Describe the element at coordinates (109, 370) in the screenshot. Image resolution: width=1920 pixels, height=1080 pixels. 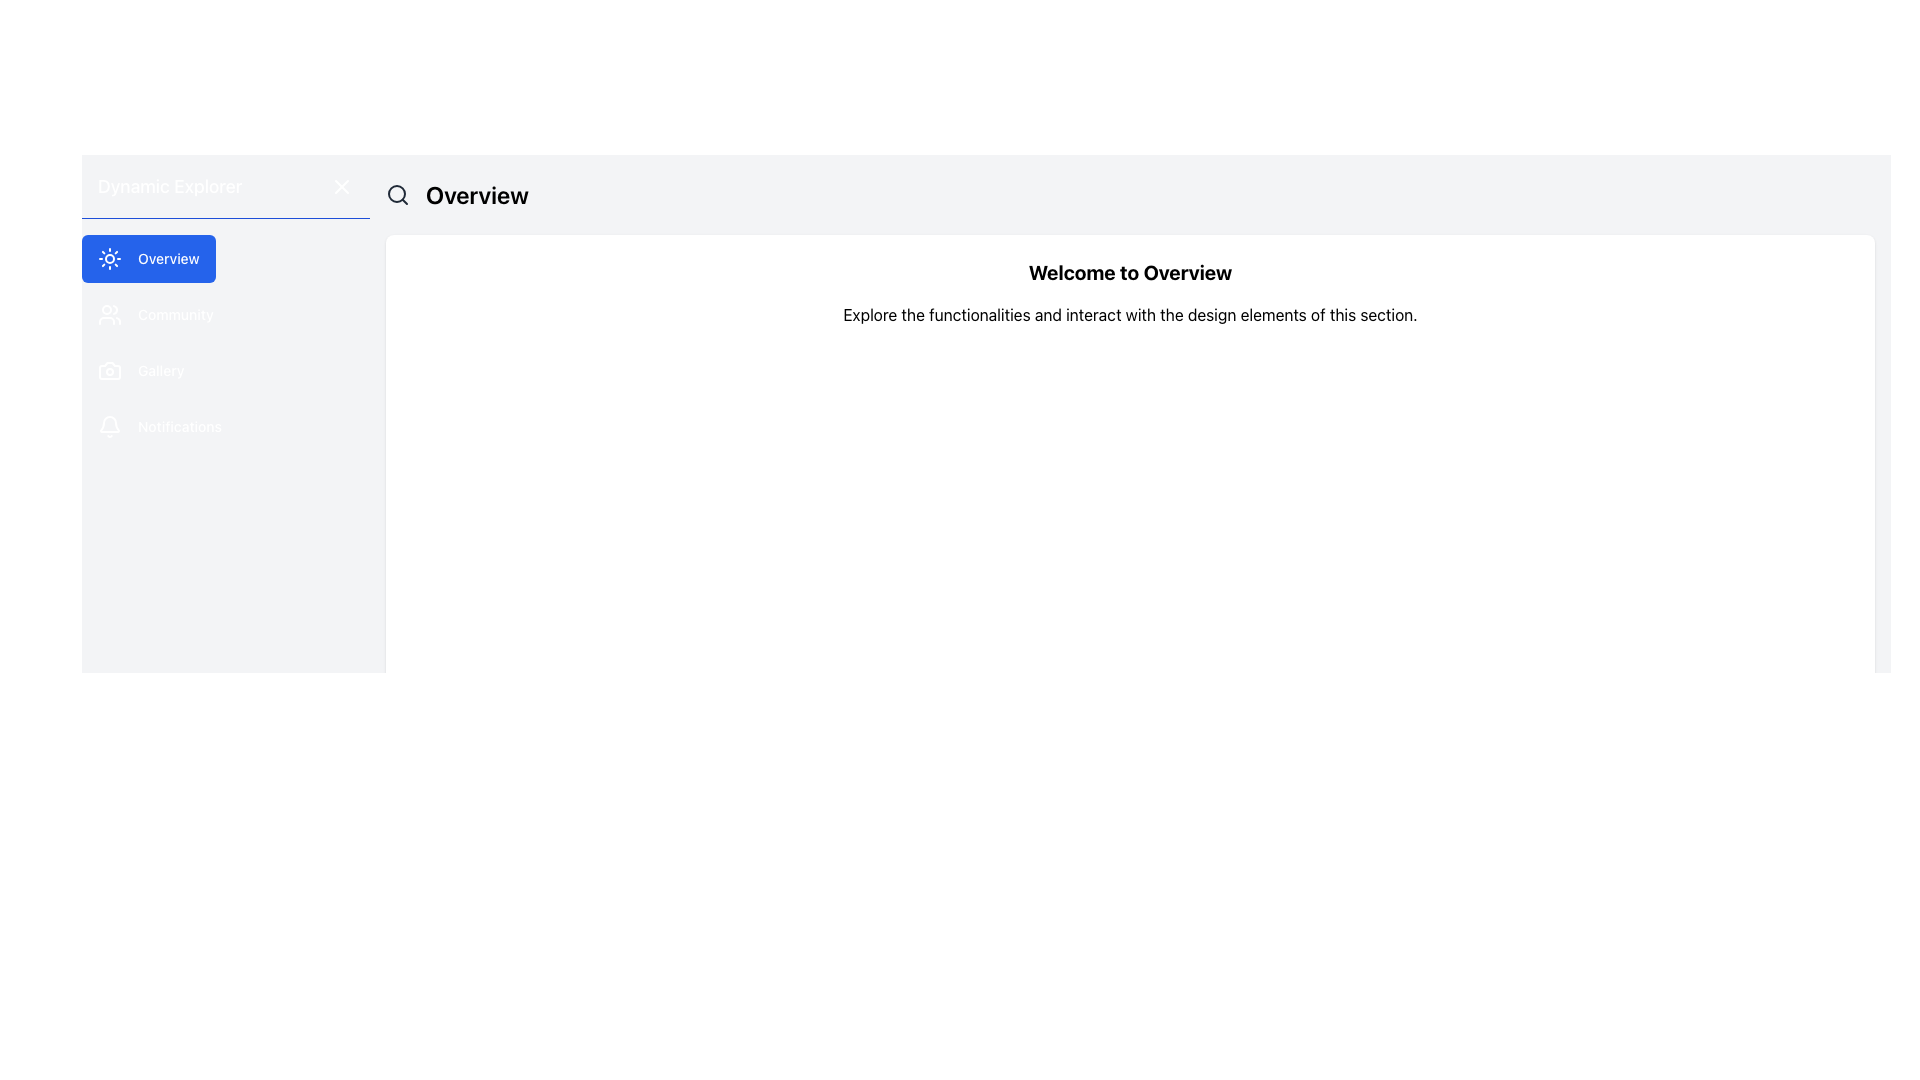
I see `the gallery icon located in the second option of the vertical navigation menu on the left side of the interface, which precedes the text label 'Gallery'` at that location.